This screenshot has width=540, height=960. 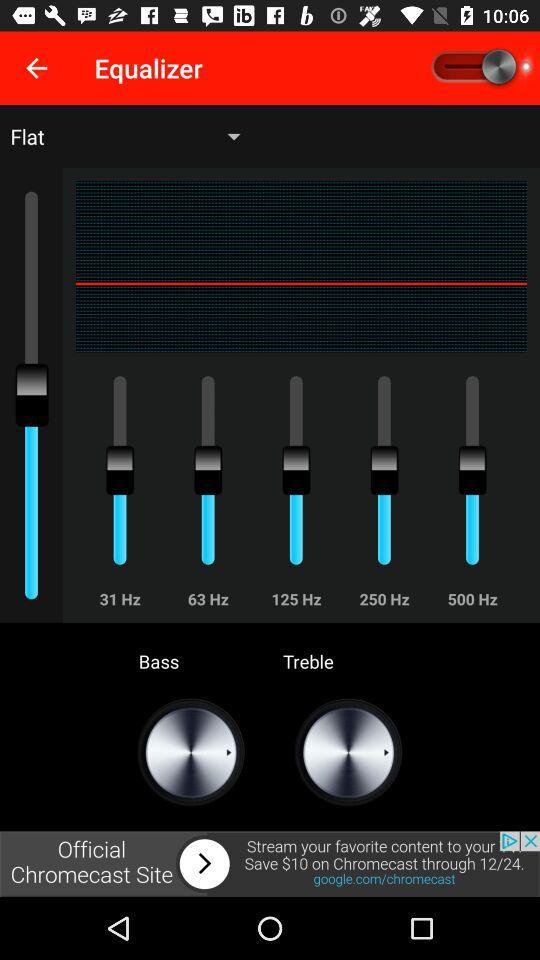 What do you see at coordinates (270, 863) in the screenshot?
I see `the advertising website` at bounding box center [270, 863].